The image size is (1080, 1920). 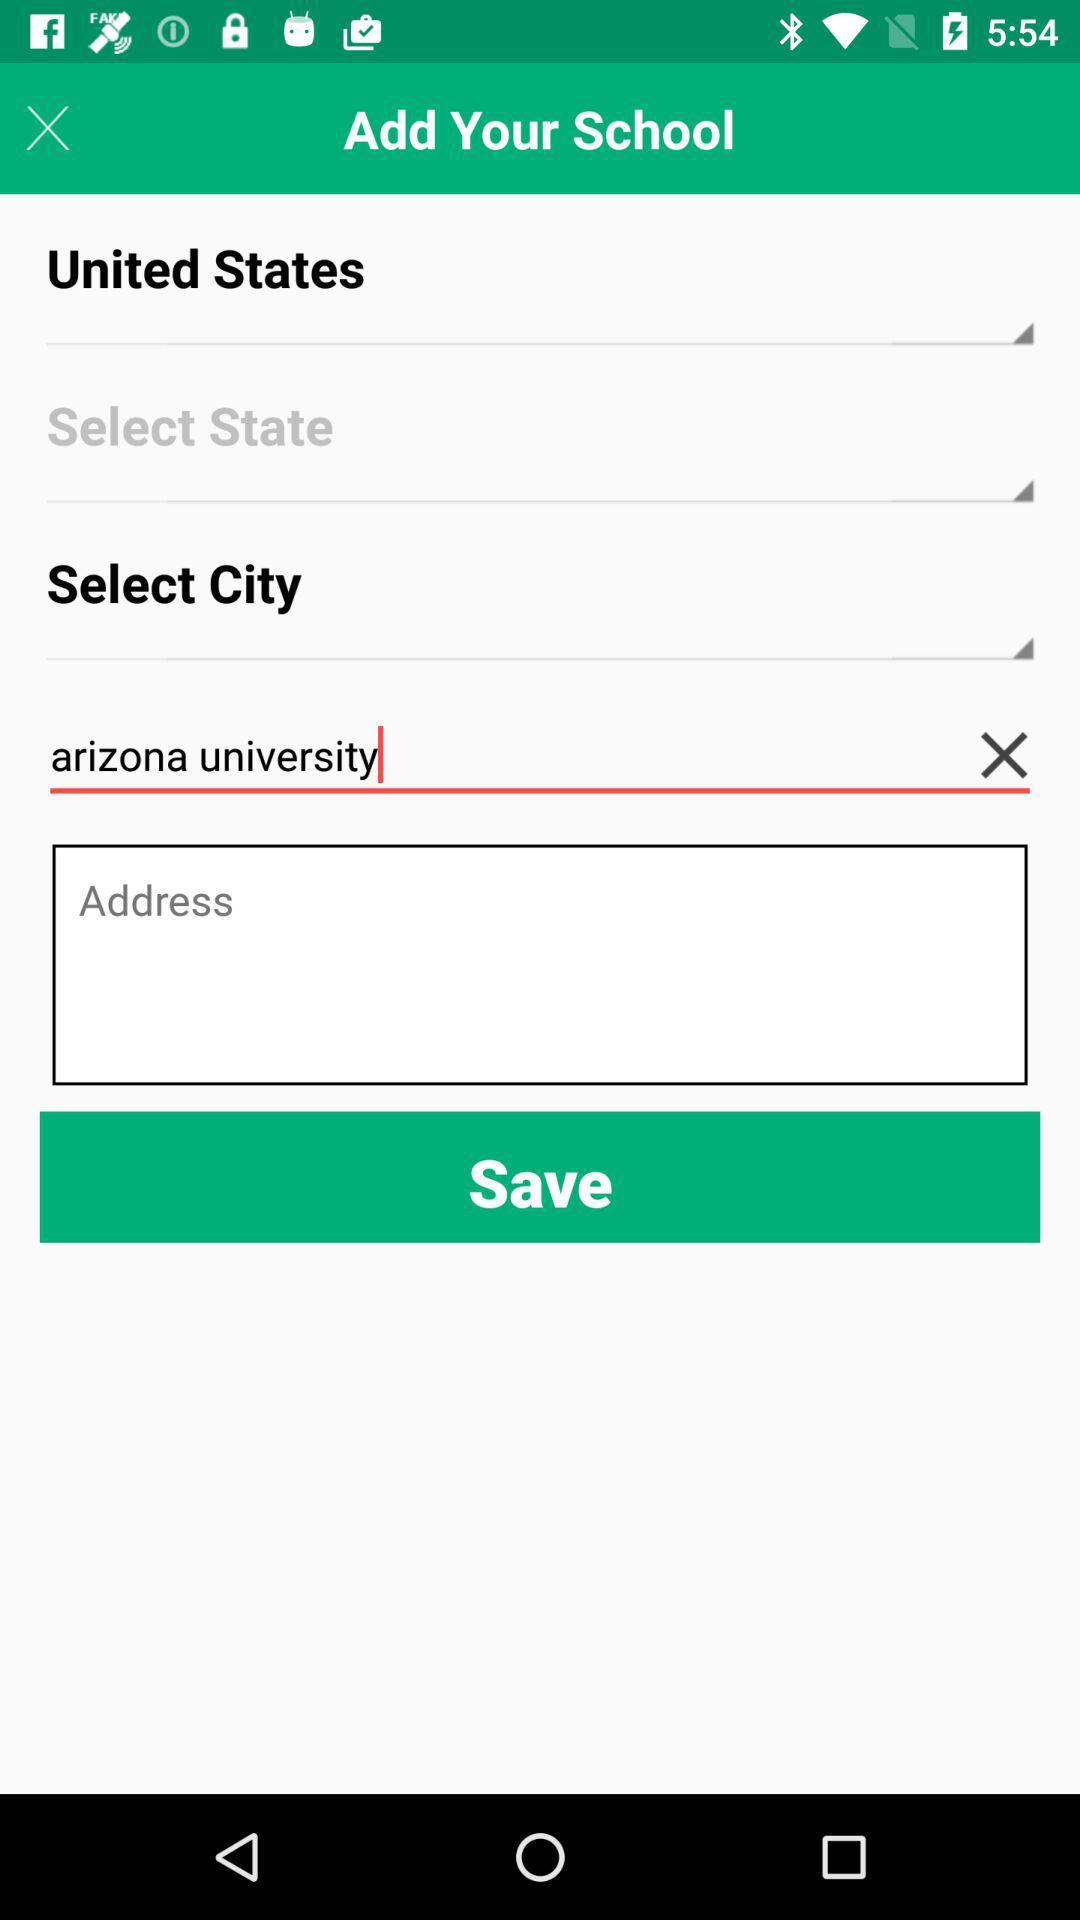 I want to click on icon above the save icon, so click(x=540, y=964).